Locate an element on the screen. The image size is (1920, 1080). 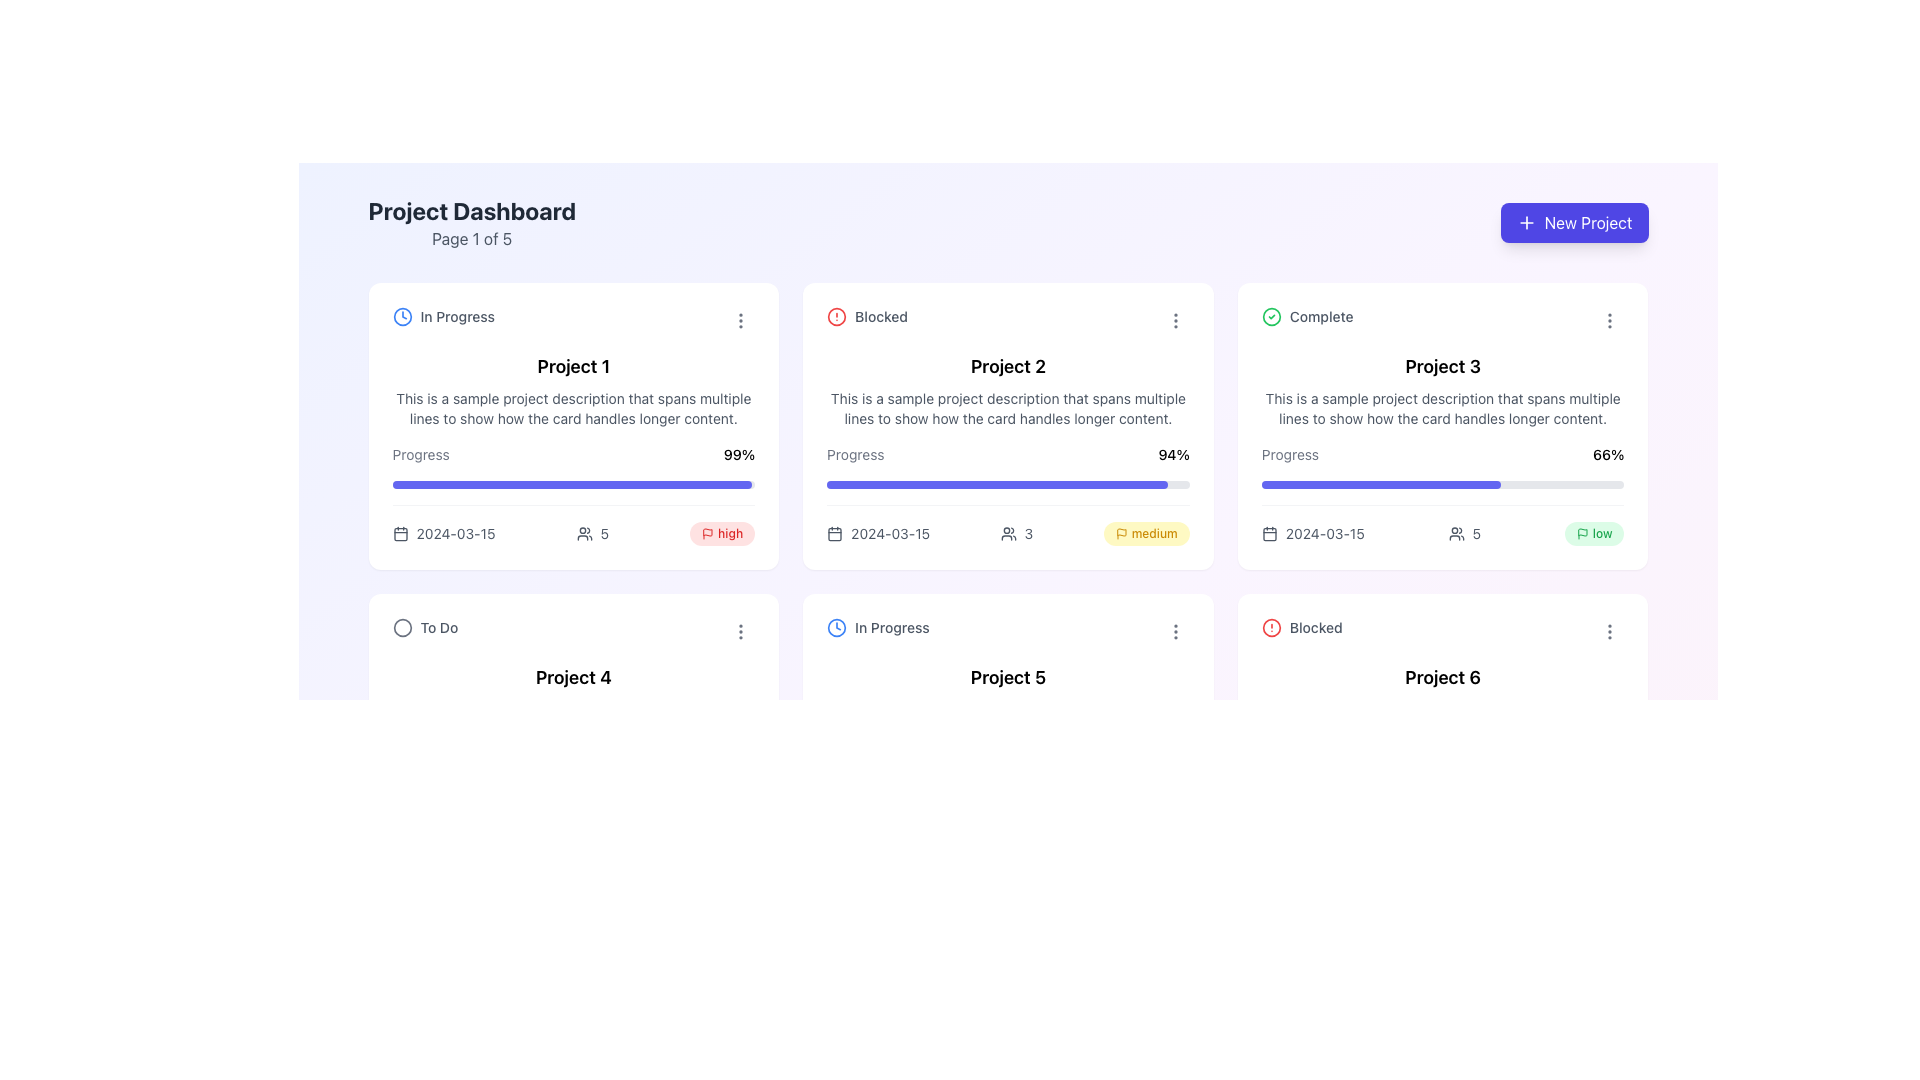
the vertical ellipsis icon inside the circular button located at the upper-right corner of the Project 2 card is located at coordinates (1175, 319).